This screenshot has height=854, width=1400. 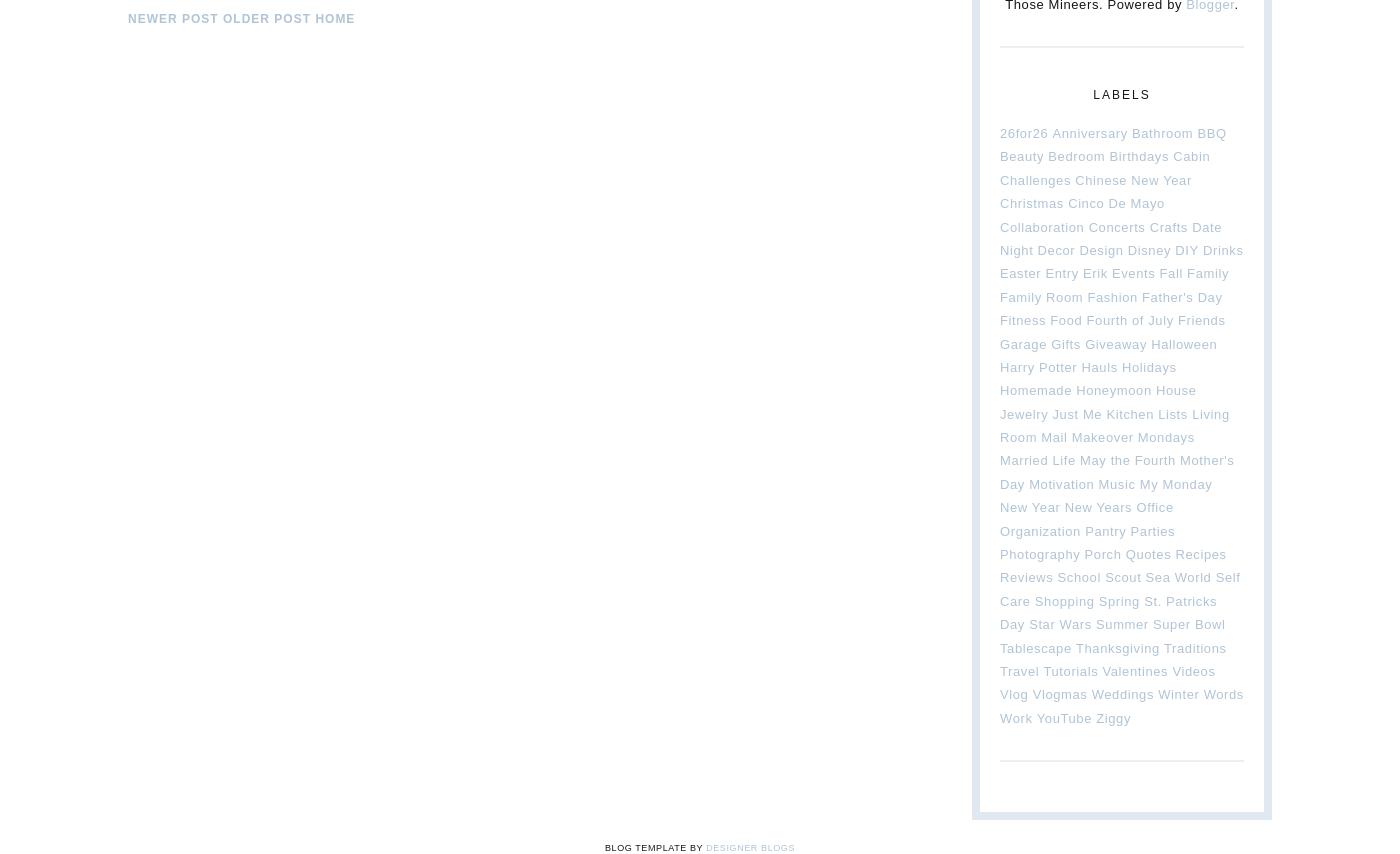 What do you see at coordinates (1141, 296) in the screenshot?
I see `'Father's Day'` at bounding box center [1141, 296].